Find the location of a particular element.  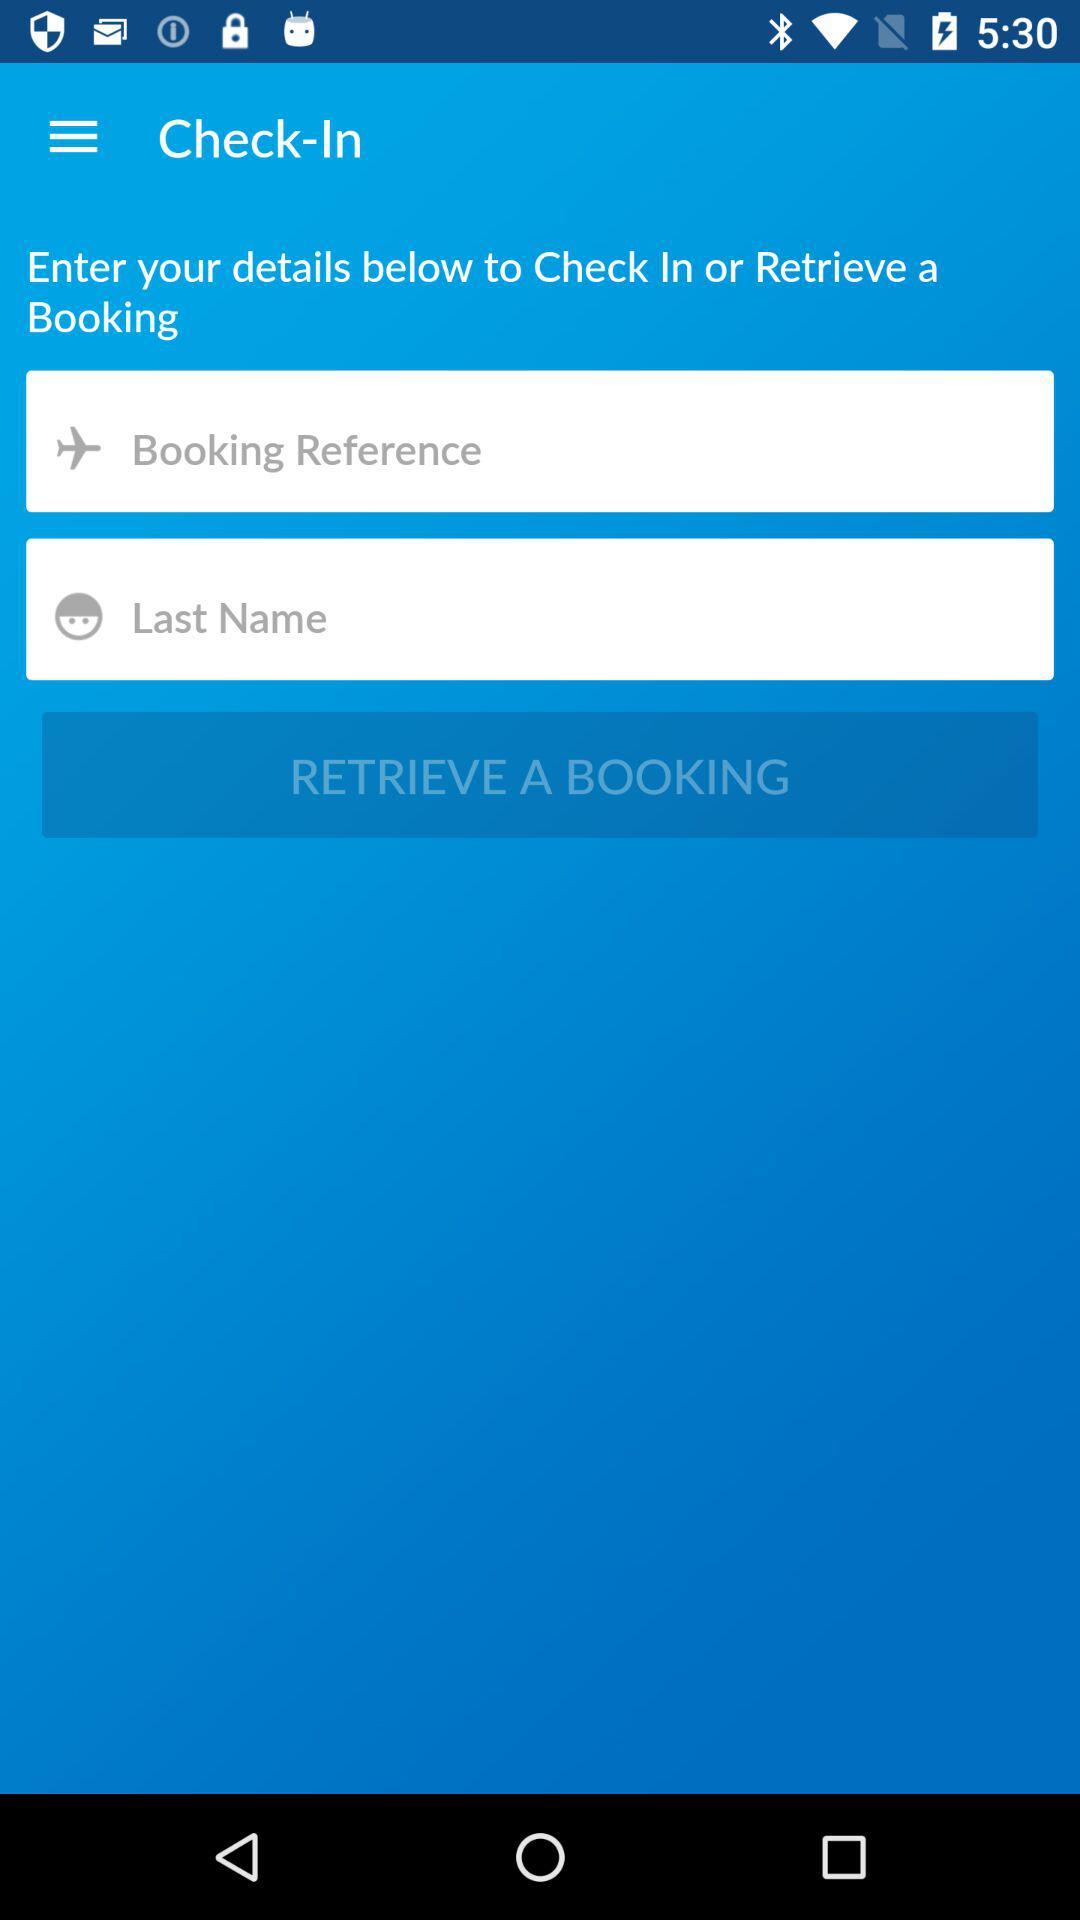

icon above enter your details item is located at coordinates (72, 135).